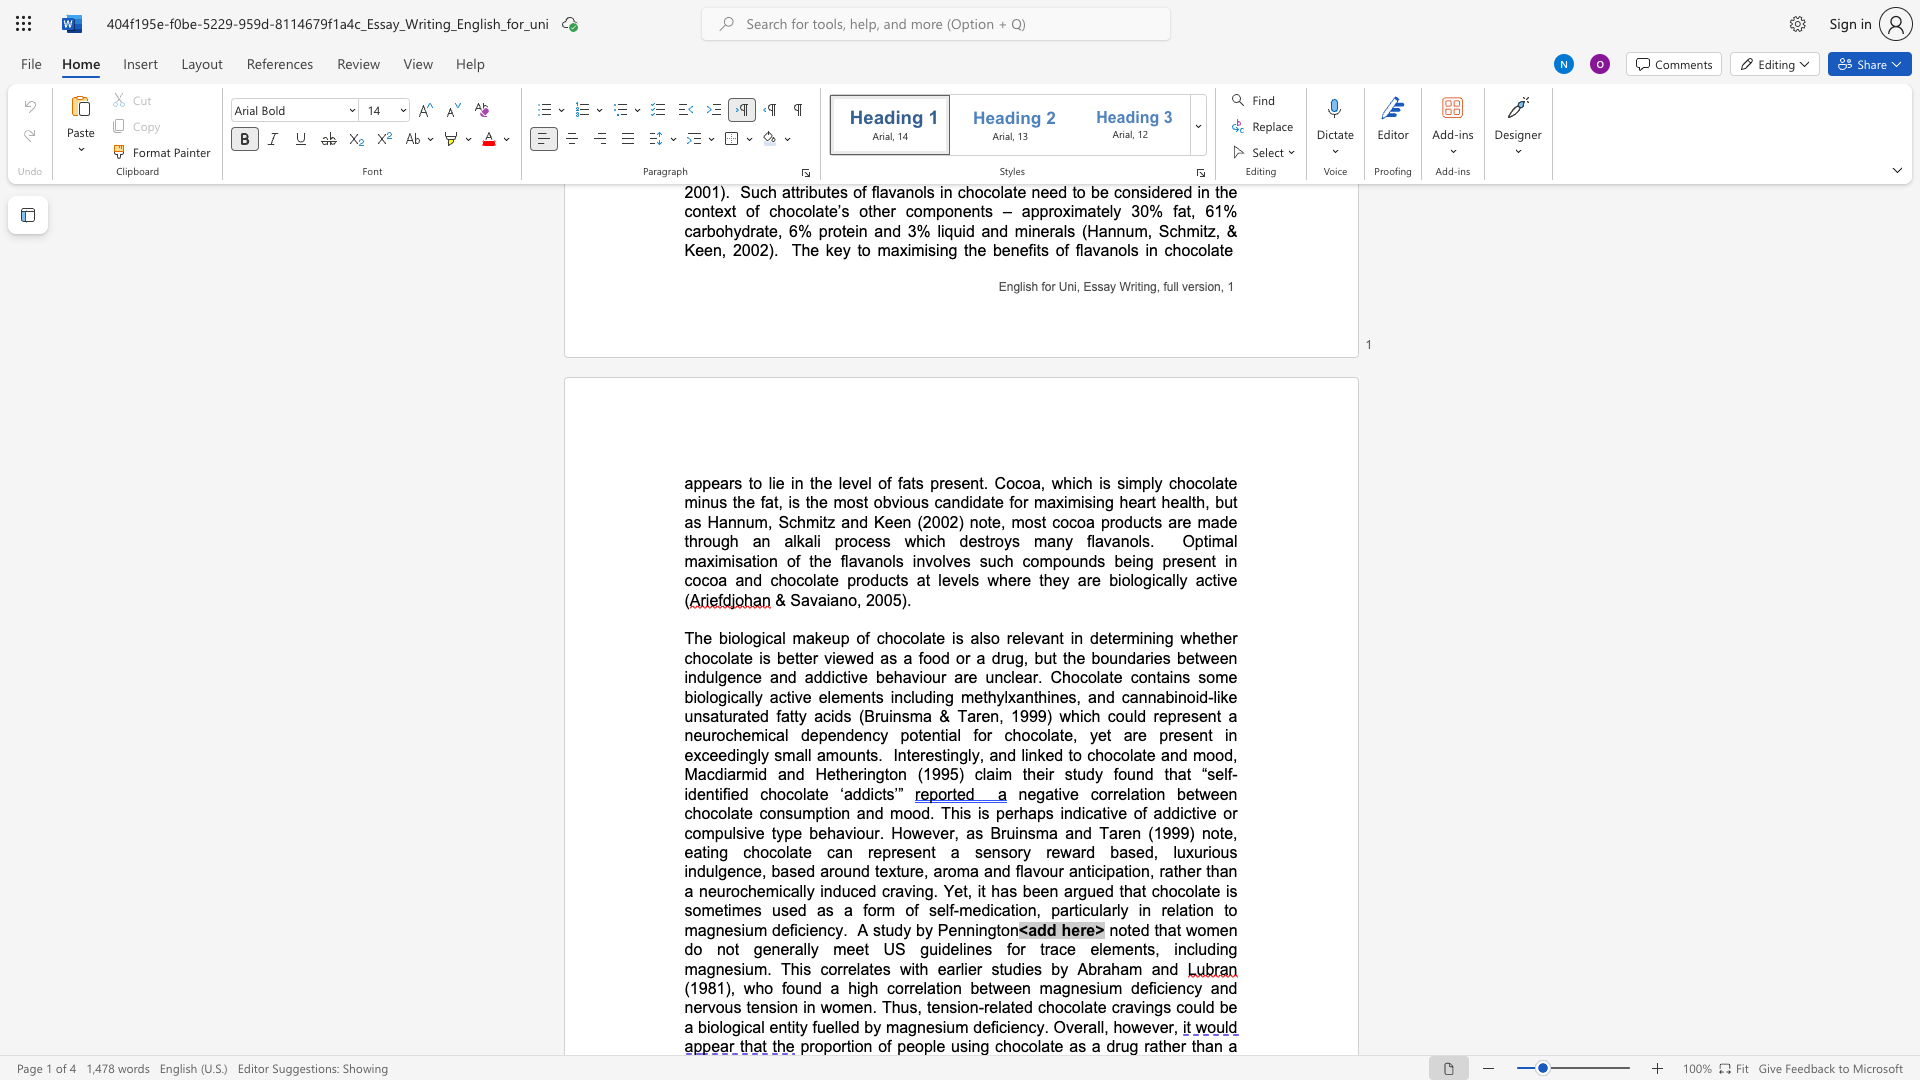 This screenshot has height=1080, width=1920. Describe the element at coordinates (785, 793) in the screenshot. I see `the subset text "colate ‘a" within the text "mood, Macdiarmid and Hetherington (1995) claim their study found that “self-identified chocolate ‘addicts’”"` at that location.